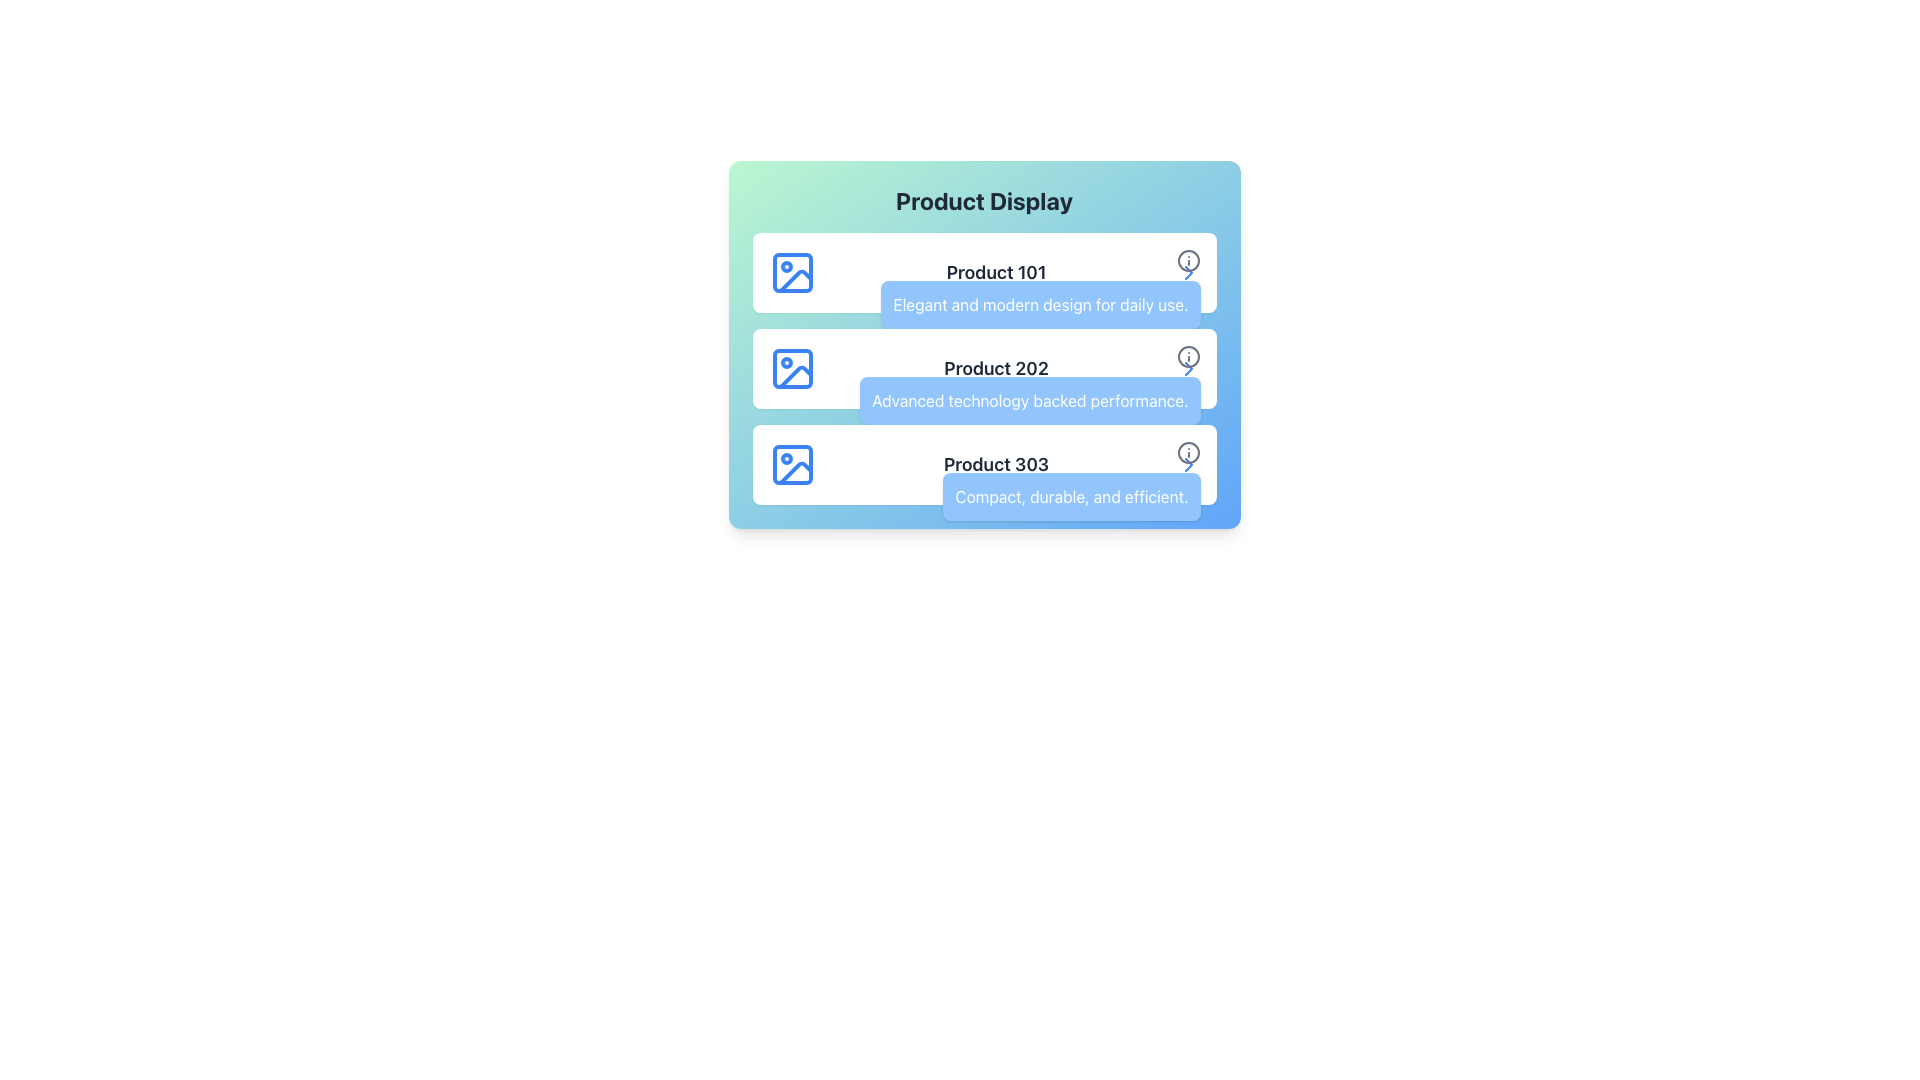 Image resolution: width=1920 pixels, height=1080 pixels. What do you see at coordinates (791, 369) in the screenshot?
I see `the blue outlined icon representing 'Product 202' if it is linked` at bounding box center [791, 369].